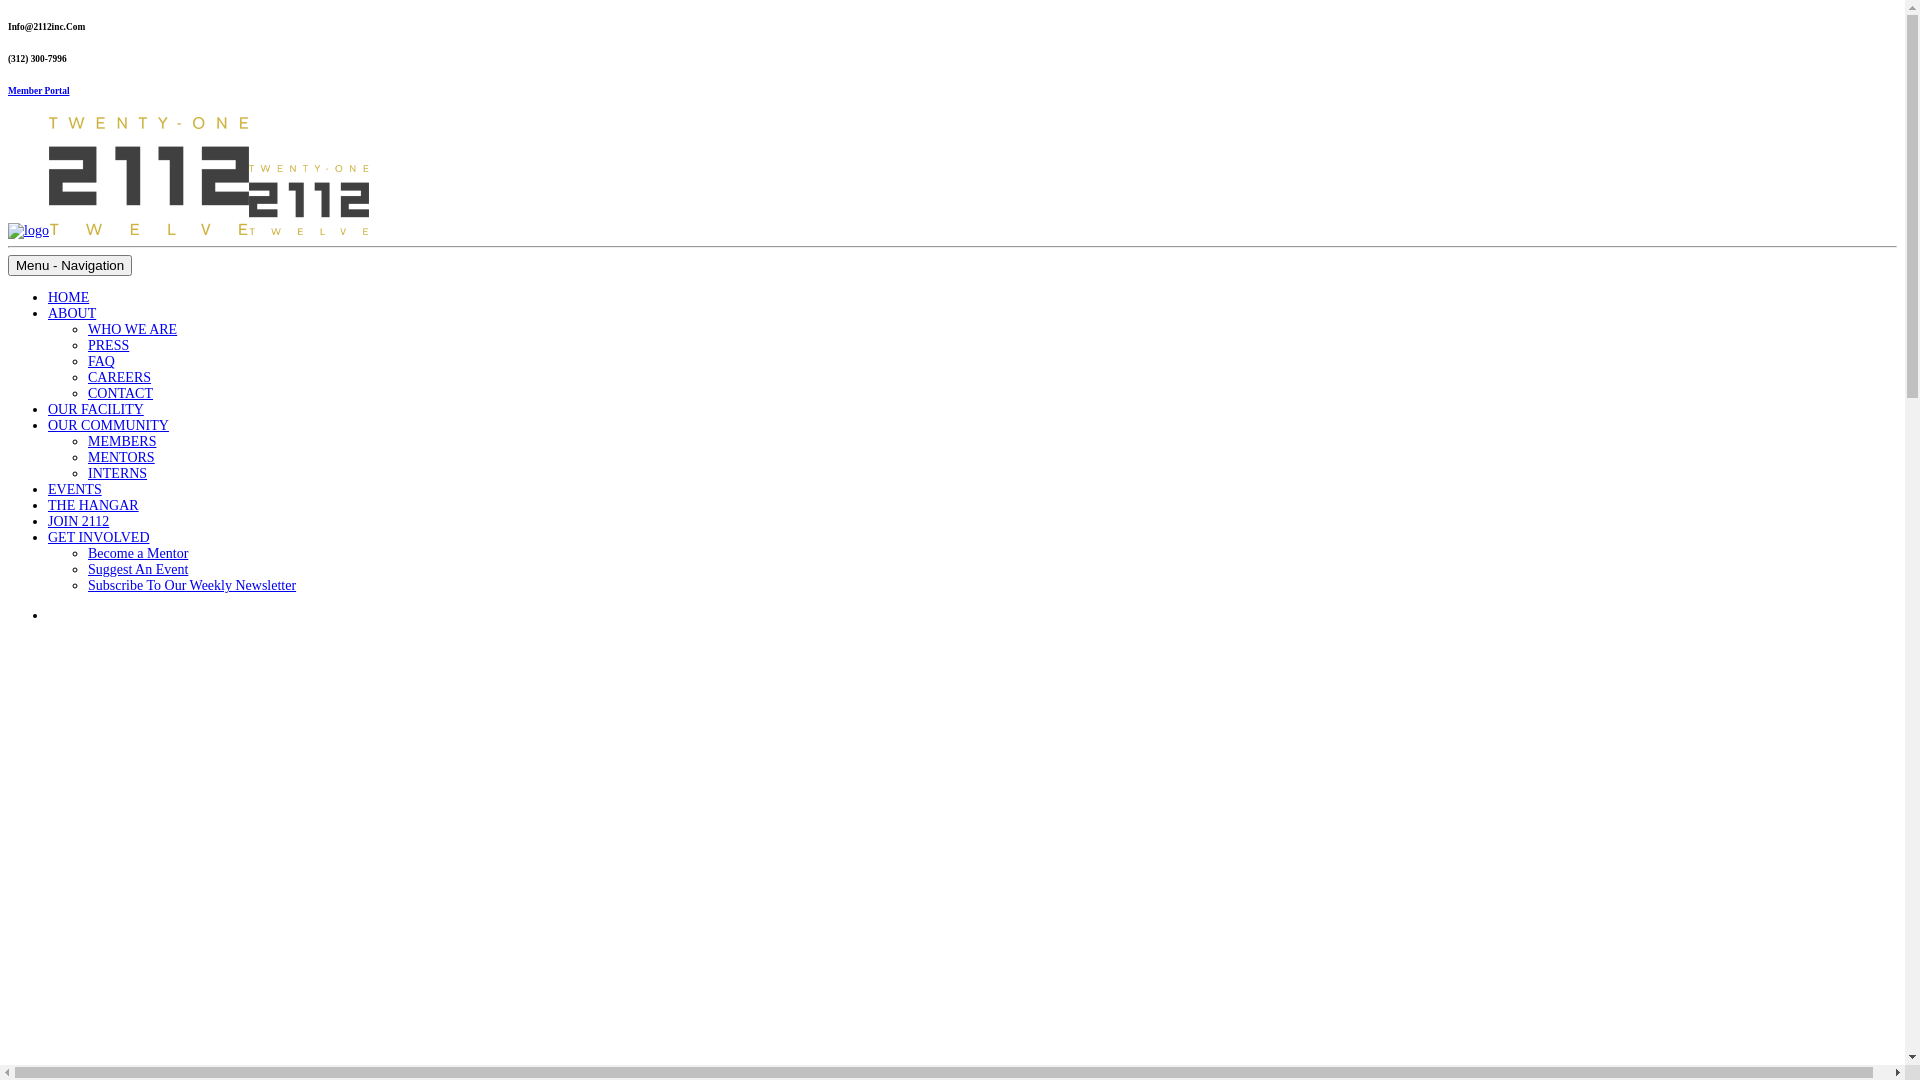  Describe the element at coordinates (72, 313) in the screenshot. I see `'ABOUT'` at that location.